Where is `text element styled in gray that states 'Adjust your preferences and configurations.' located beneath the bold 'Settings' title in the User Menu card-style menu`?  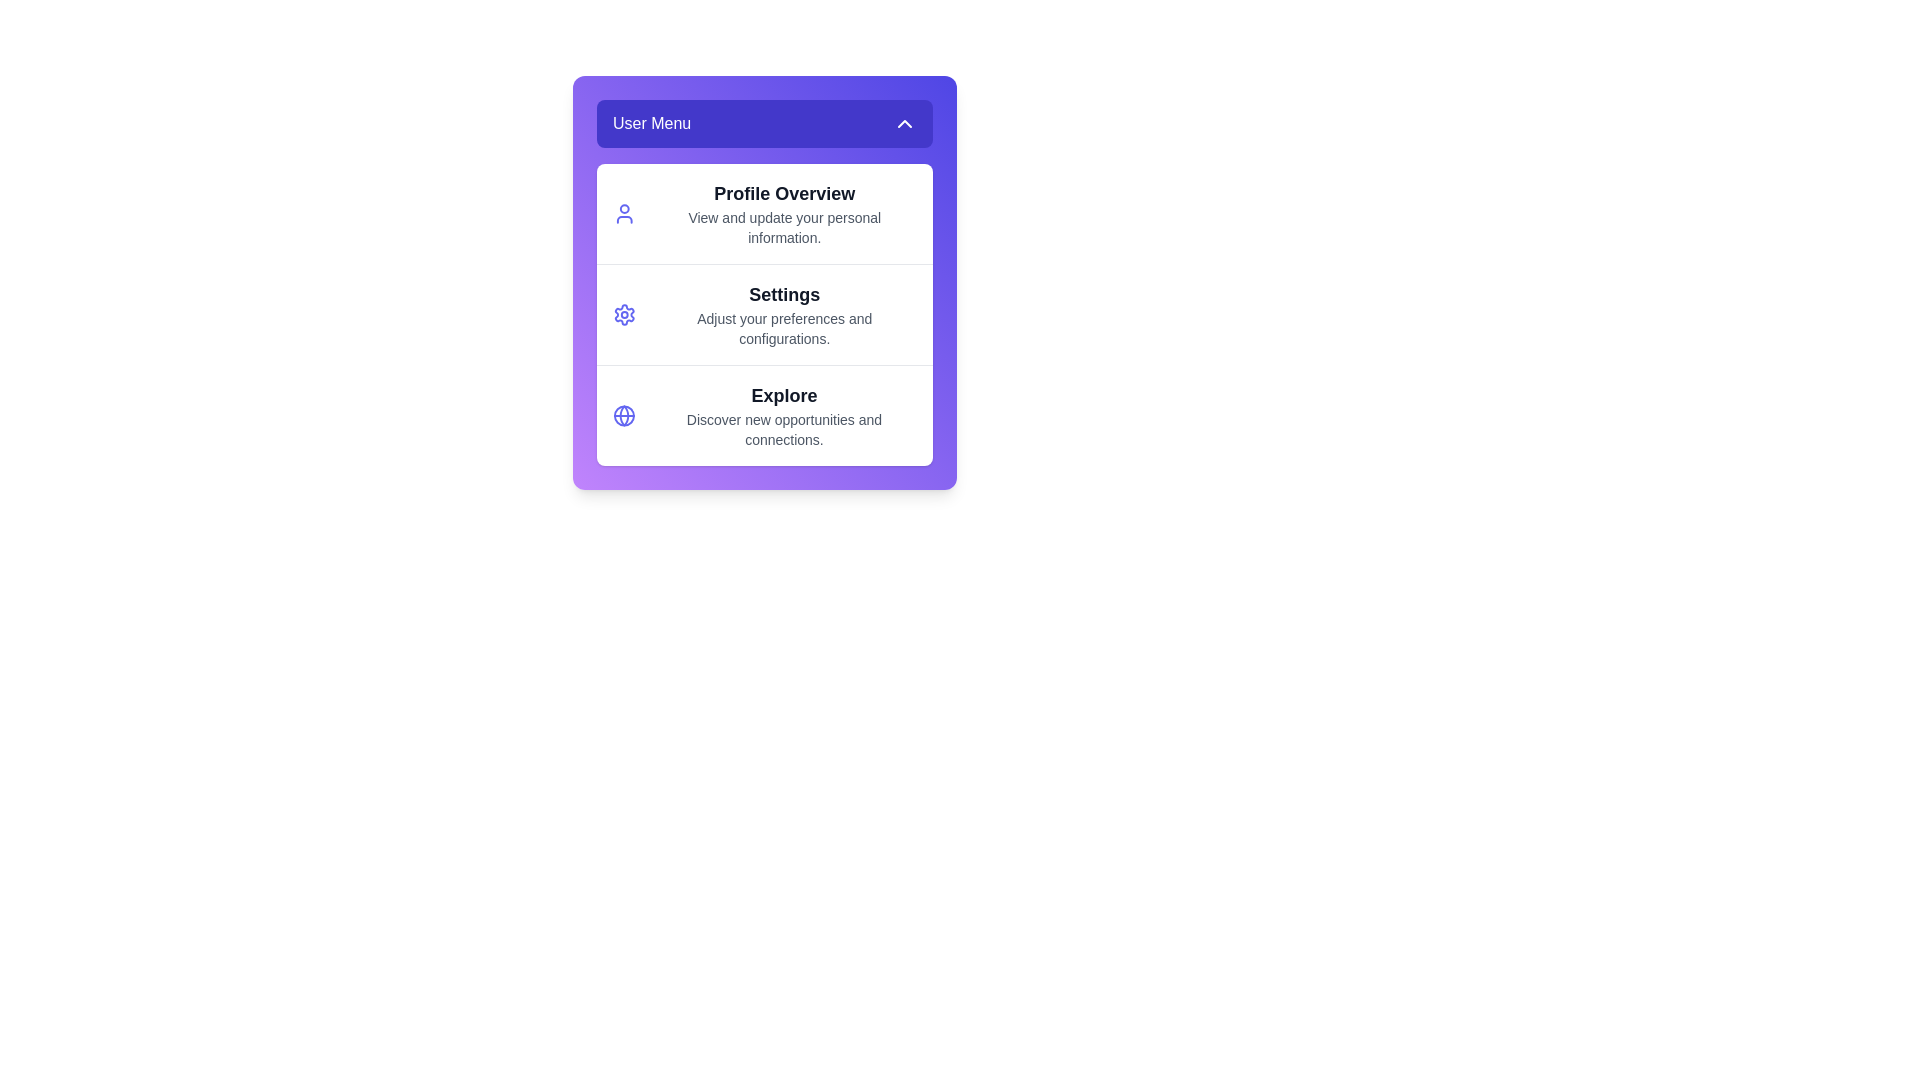 text element styled in gray that states 'Adjust your preferences and configurations.' located beneath the bold 'Settings' title in the User Menu card-style menu is located at coordinates (783, 327).